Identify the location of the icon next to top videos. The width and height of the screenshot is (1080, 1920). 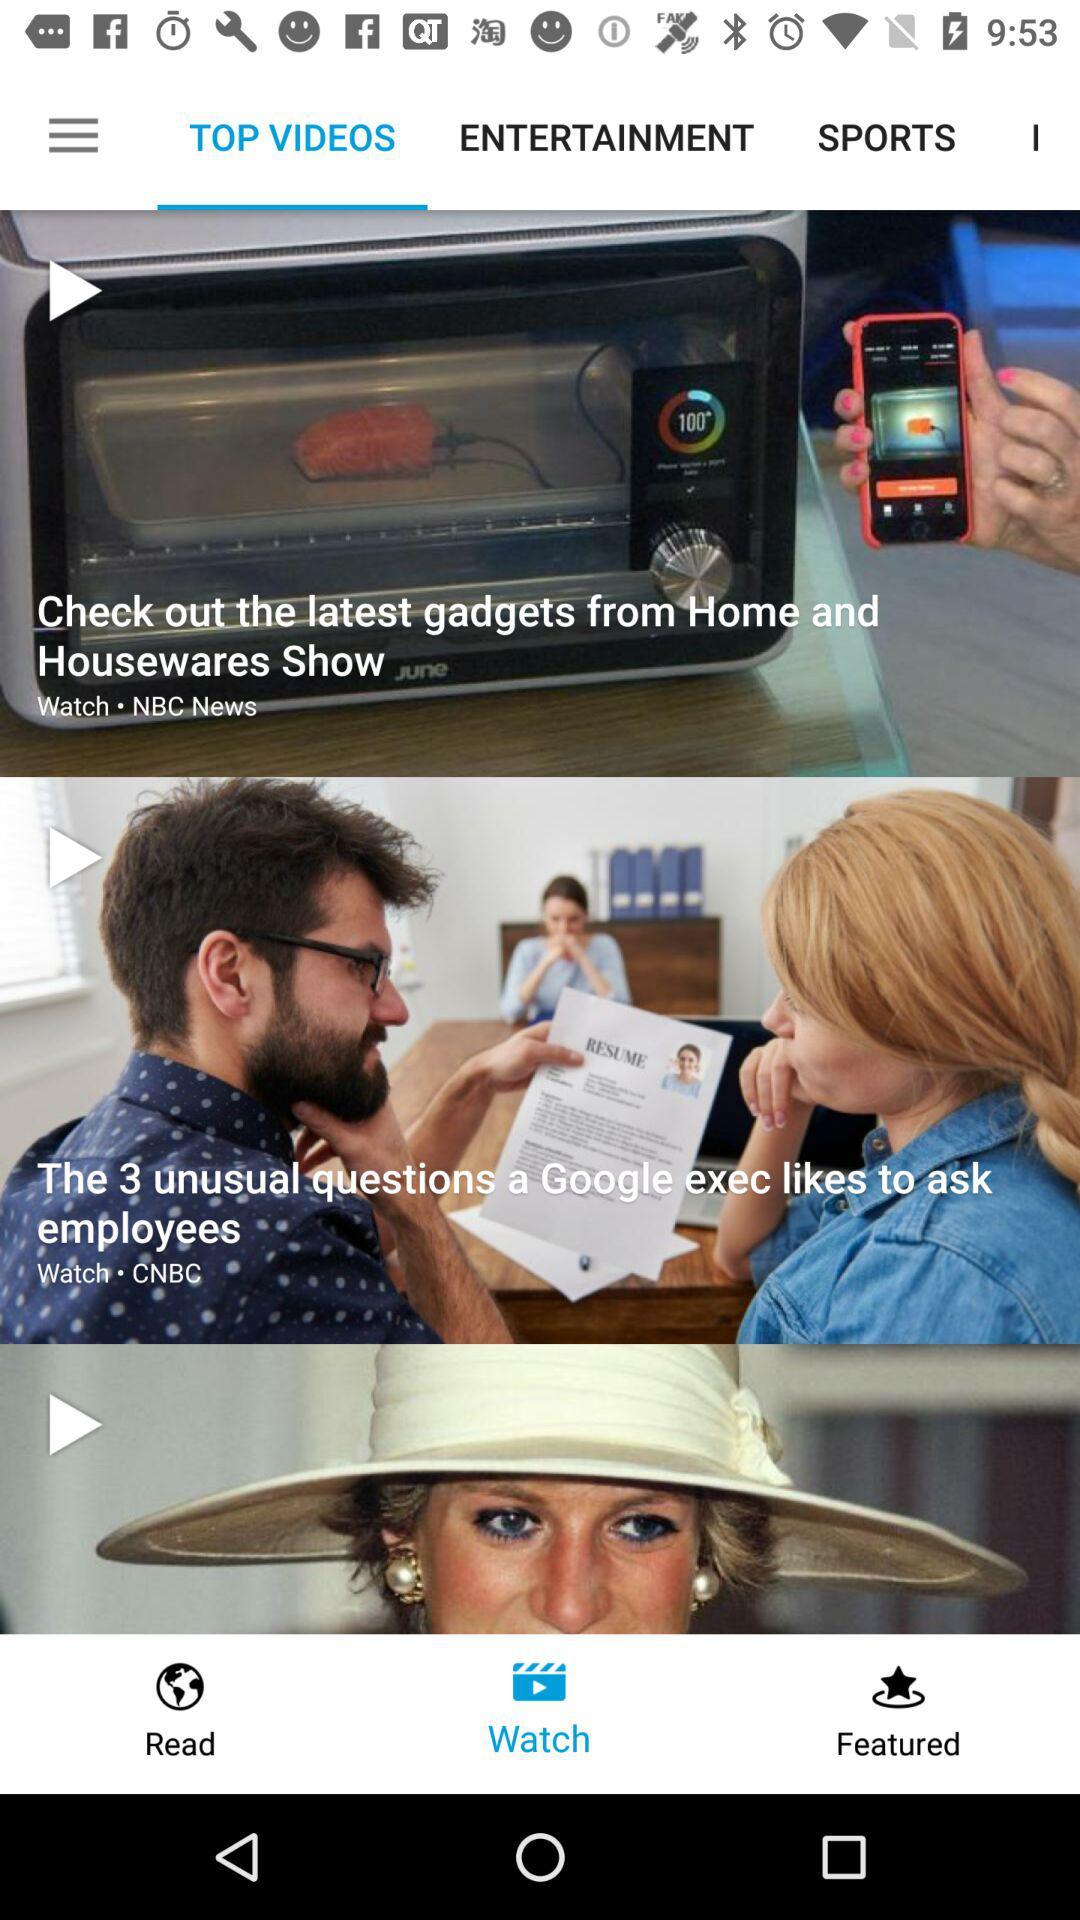
(72, 135).